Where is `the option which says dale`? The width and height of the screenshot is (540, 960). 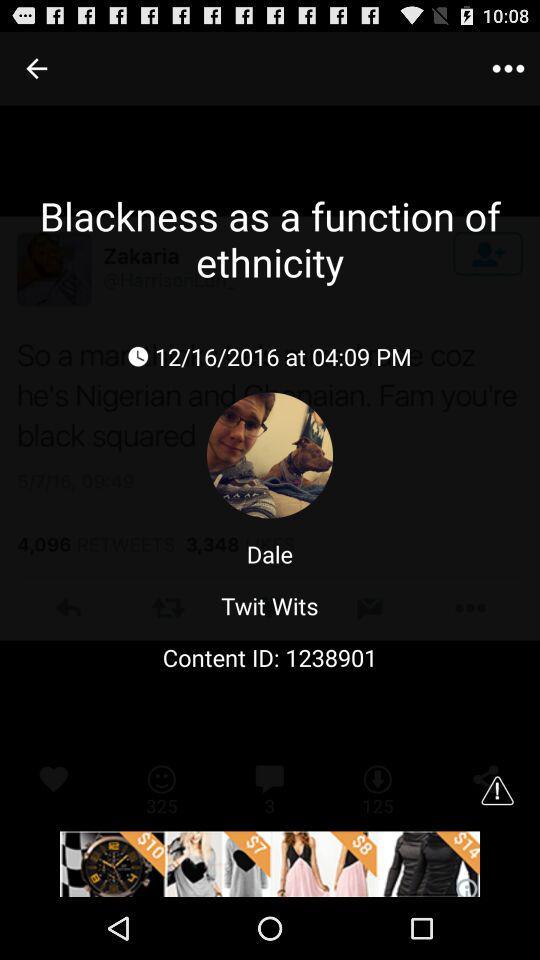 the option which says dale is located at coordinates (270, 554).